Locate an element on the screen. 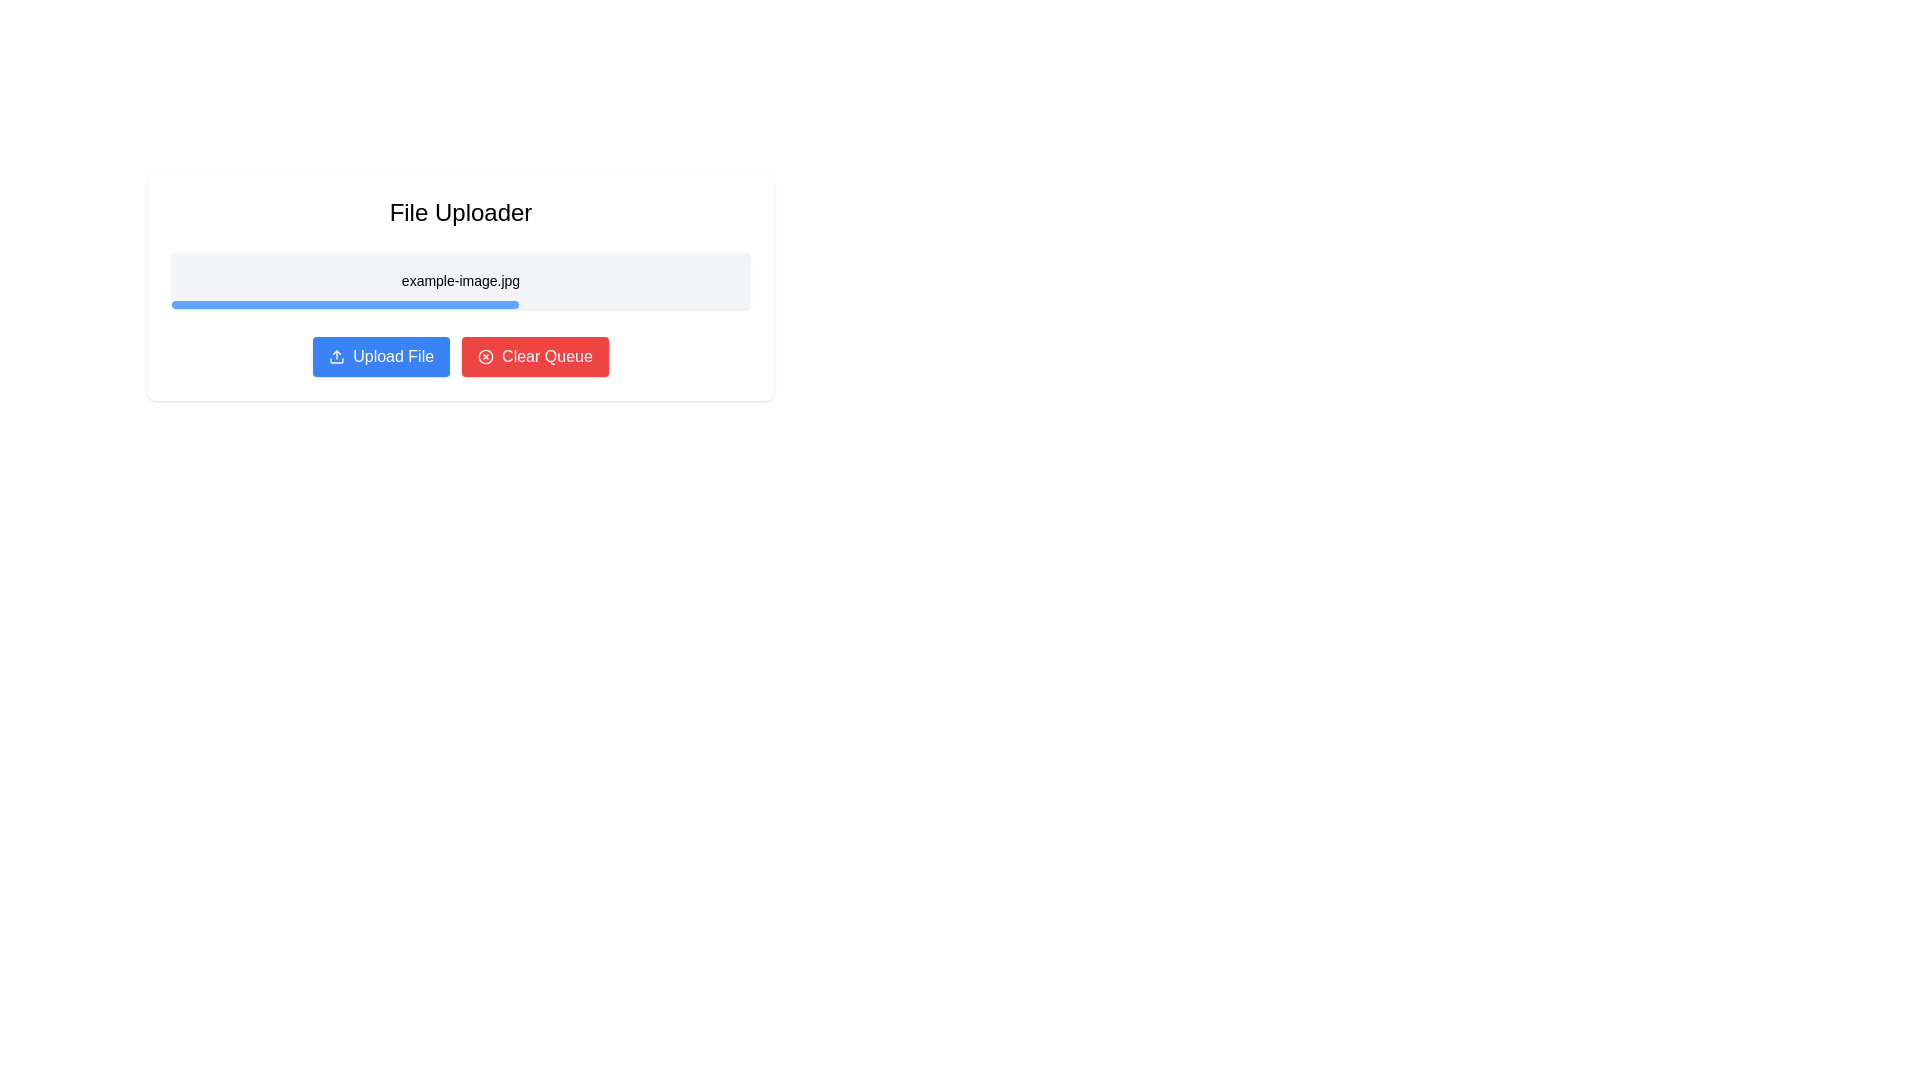 This screenshot has height=1080, width=1920. the heading text 'File Uploader' which is prominently displayed at the top center of the uploader interface is located at coordinates (459, 212).